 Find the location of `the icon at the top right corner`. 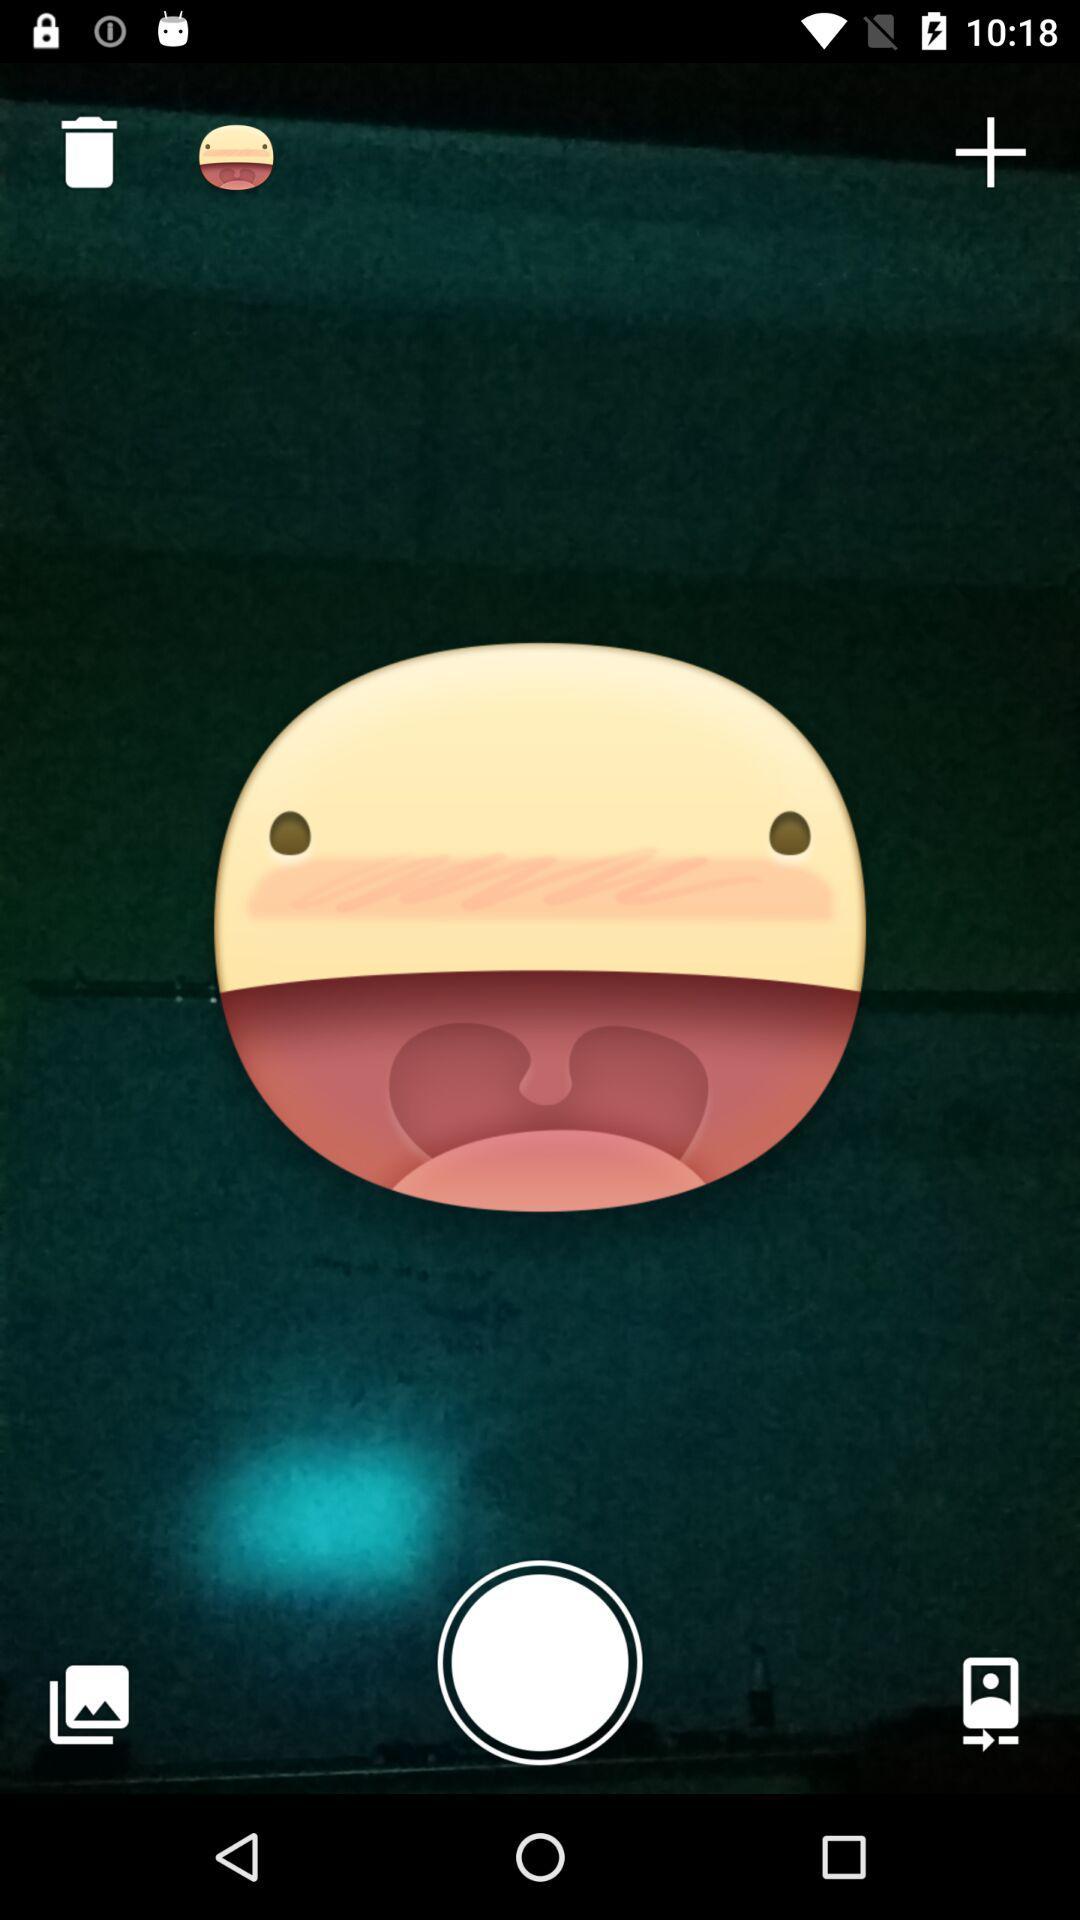

the icon at the top right corner is located at coordinates (990, 151).